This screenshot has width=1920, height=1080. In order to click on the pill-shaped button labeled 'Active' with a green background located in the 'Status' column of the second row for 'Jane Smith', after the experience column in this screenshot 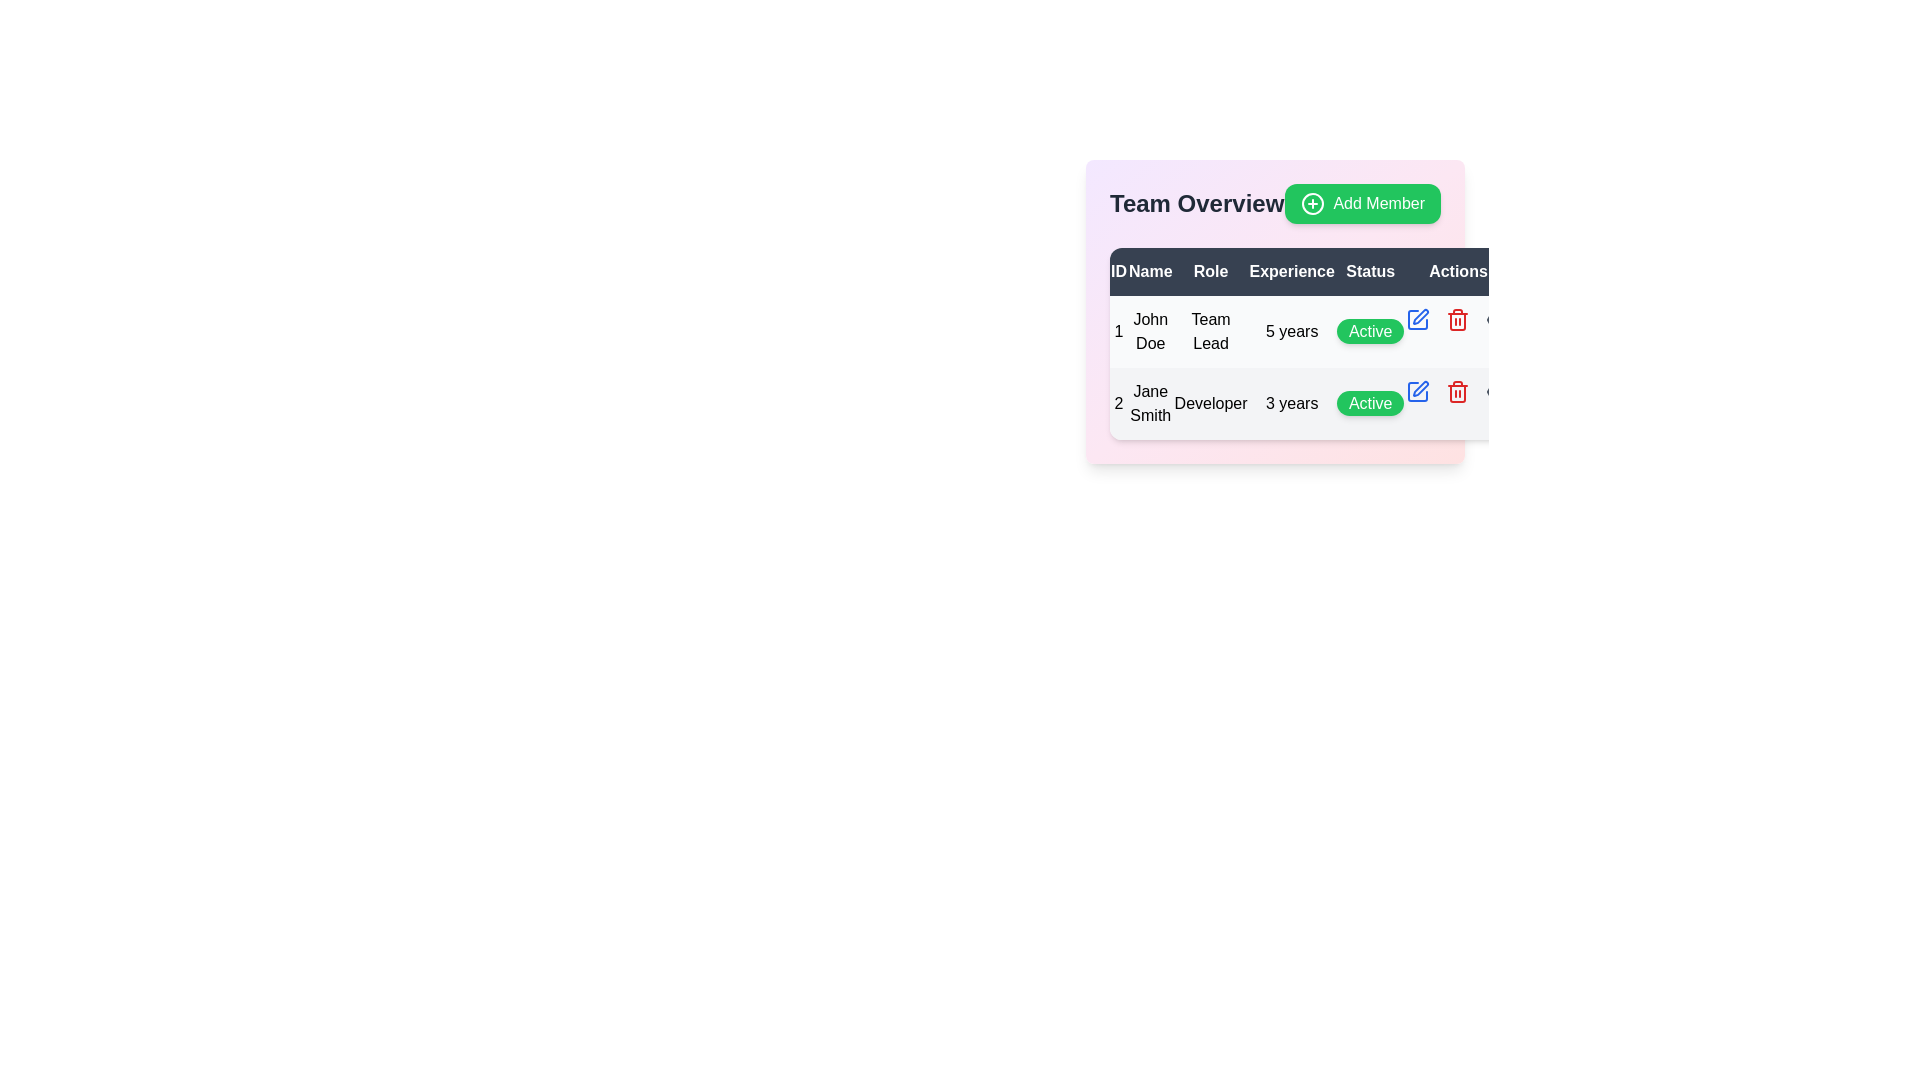, I will do `click(1369, 404)`.